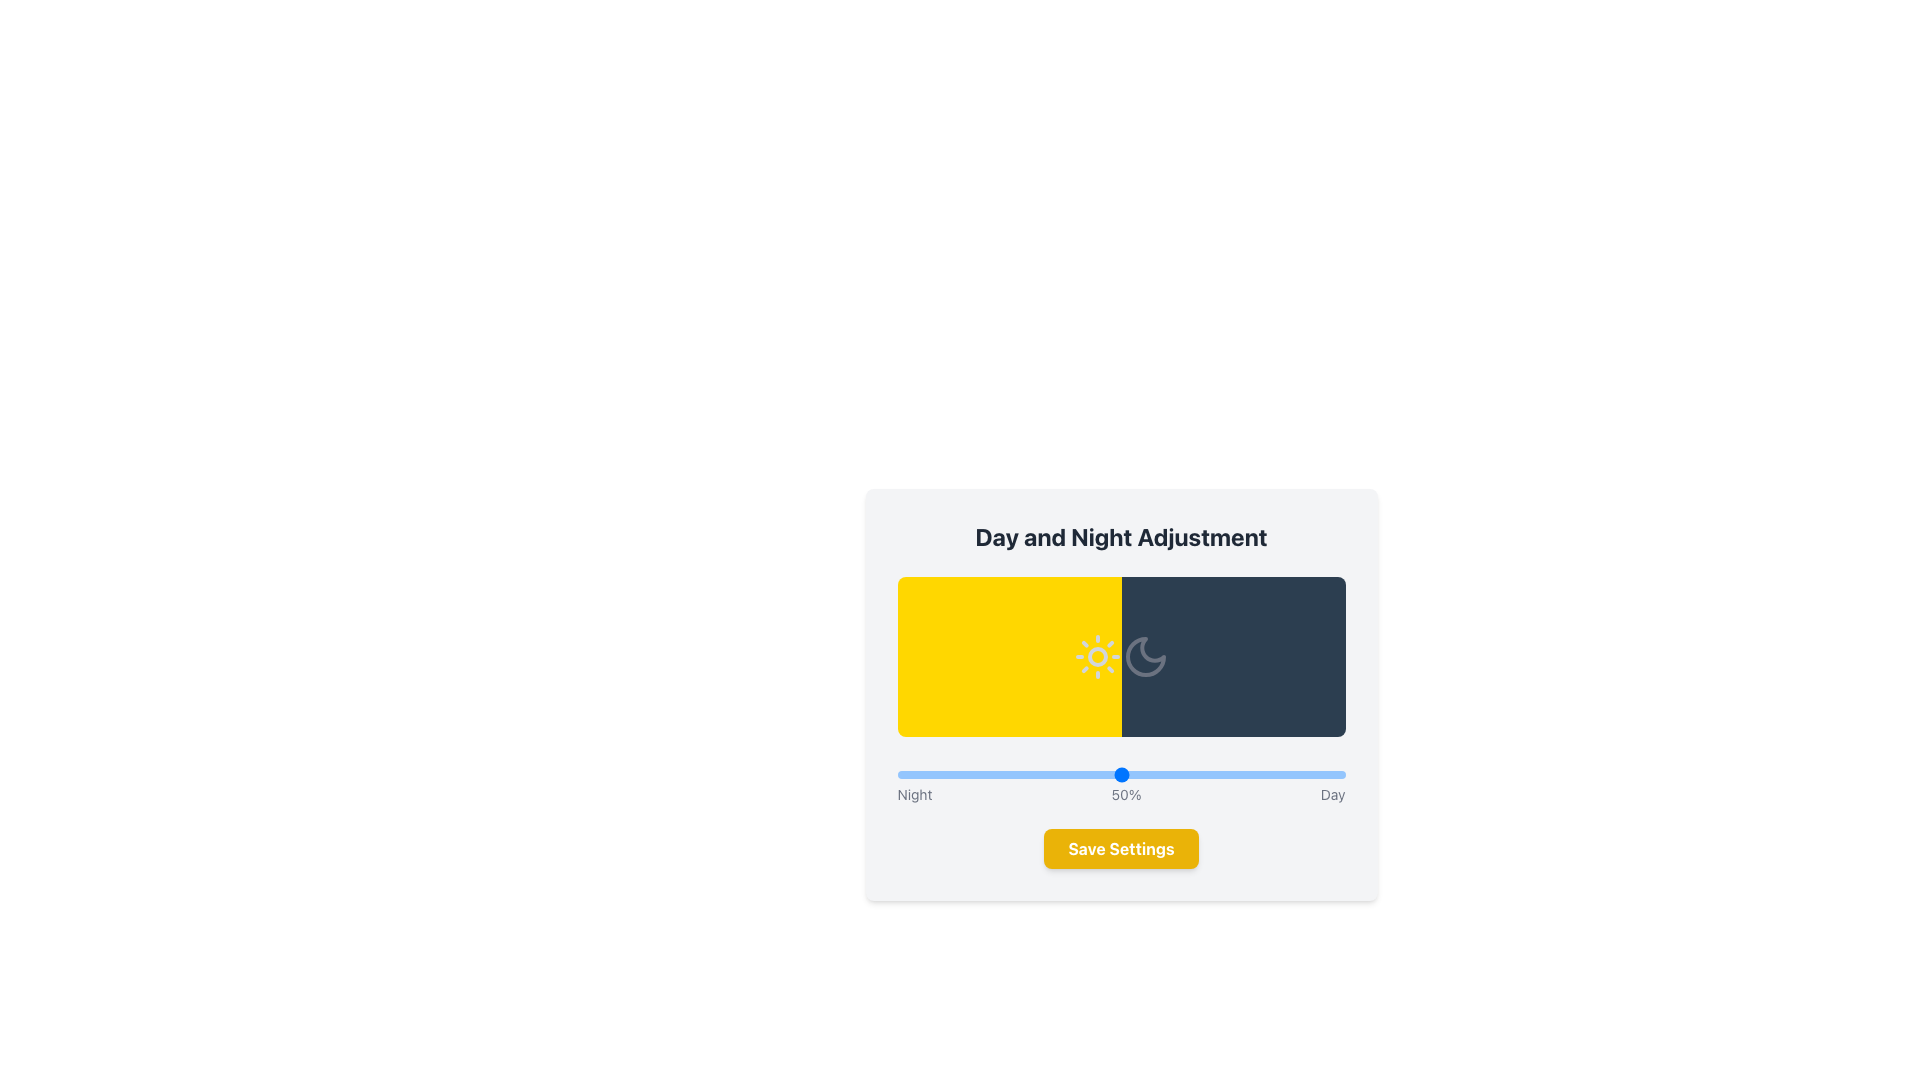 The height and width of the screenshot is (1080, 1920). What do you see at coordinates (1157, 774) in the screenshot?
I see `the adjustment slider` at bounding box center [1157, 774].